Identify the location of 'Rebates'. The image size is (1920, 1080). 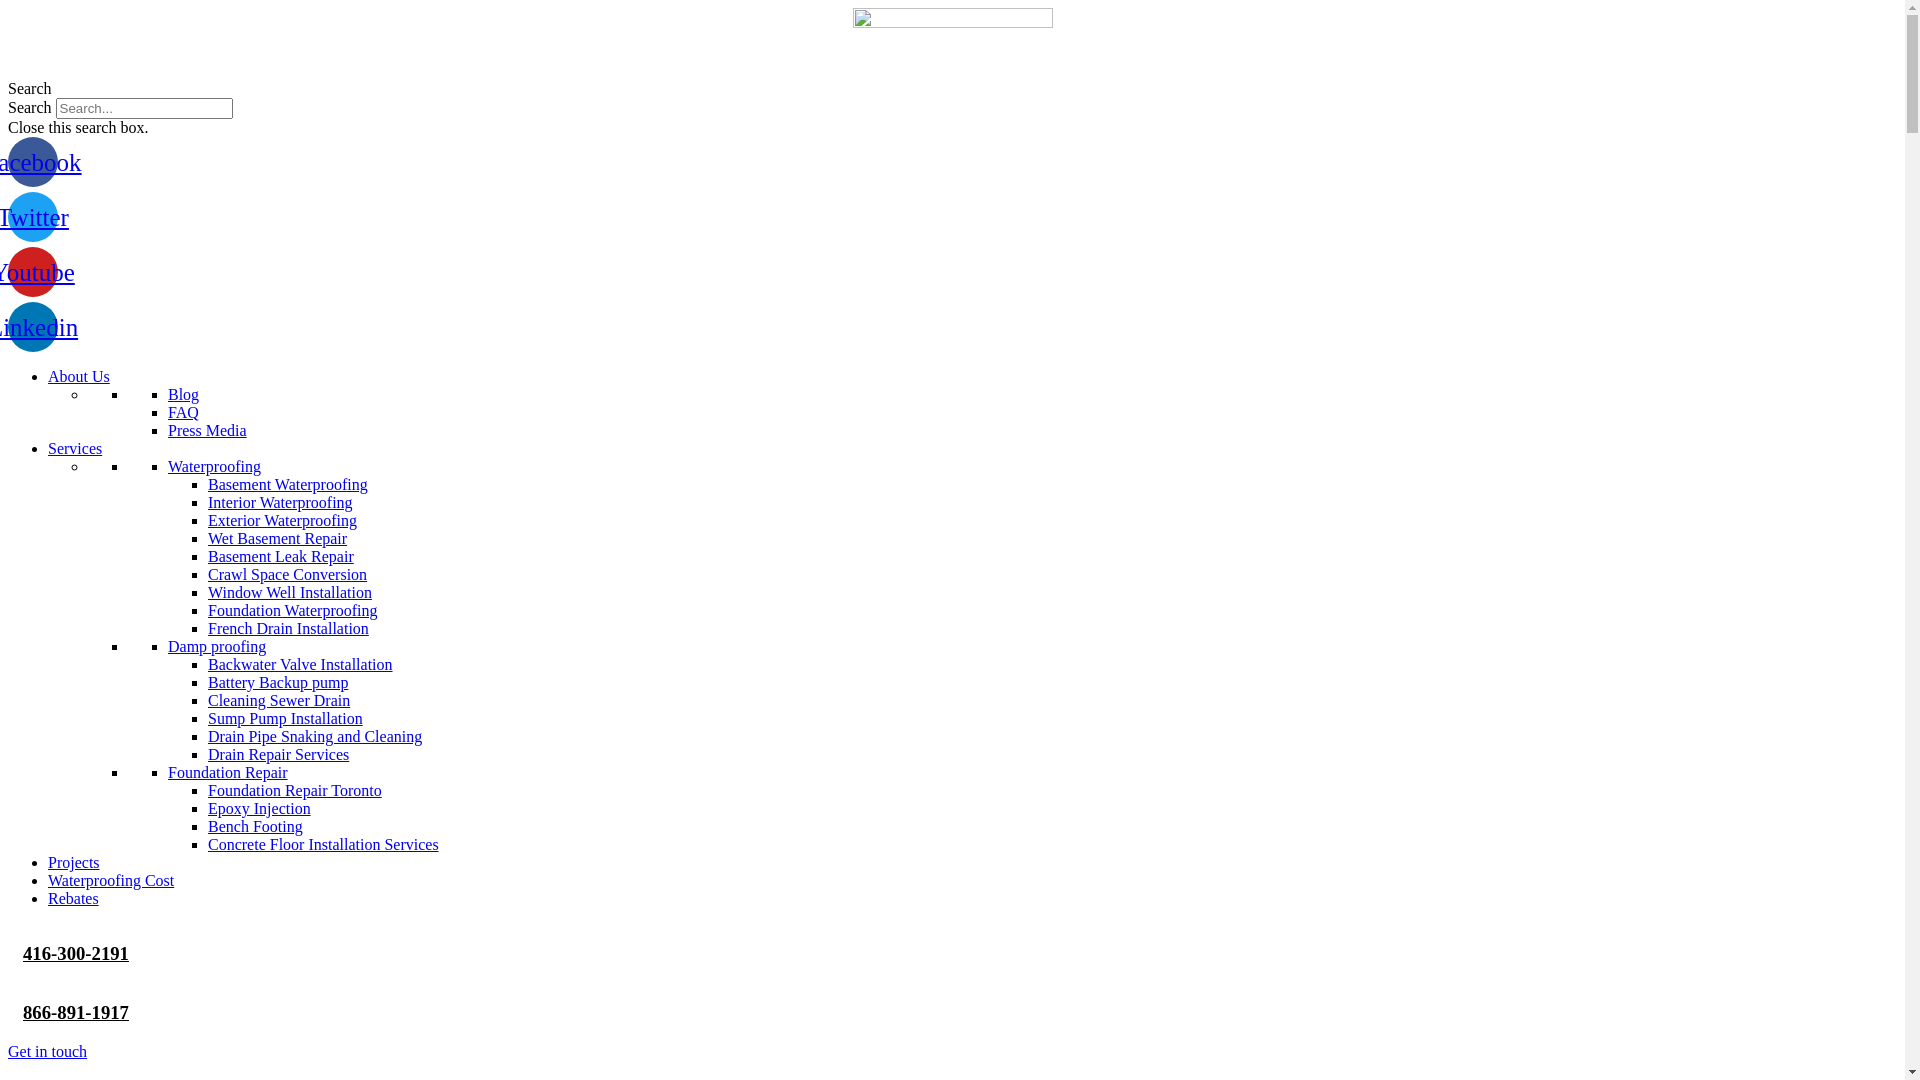
(73, 897).